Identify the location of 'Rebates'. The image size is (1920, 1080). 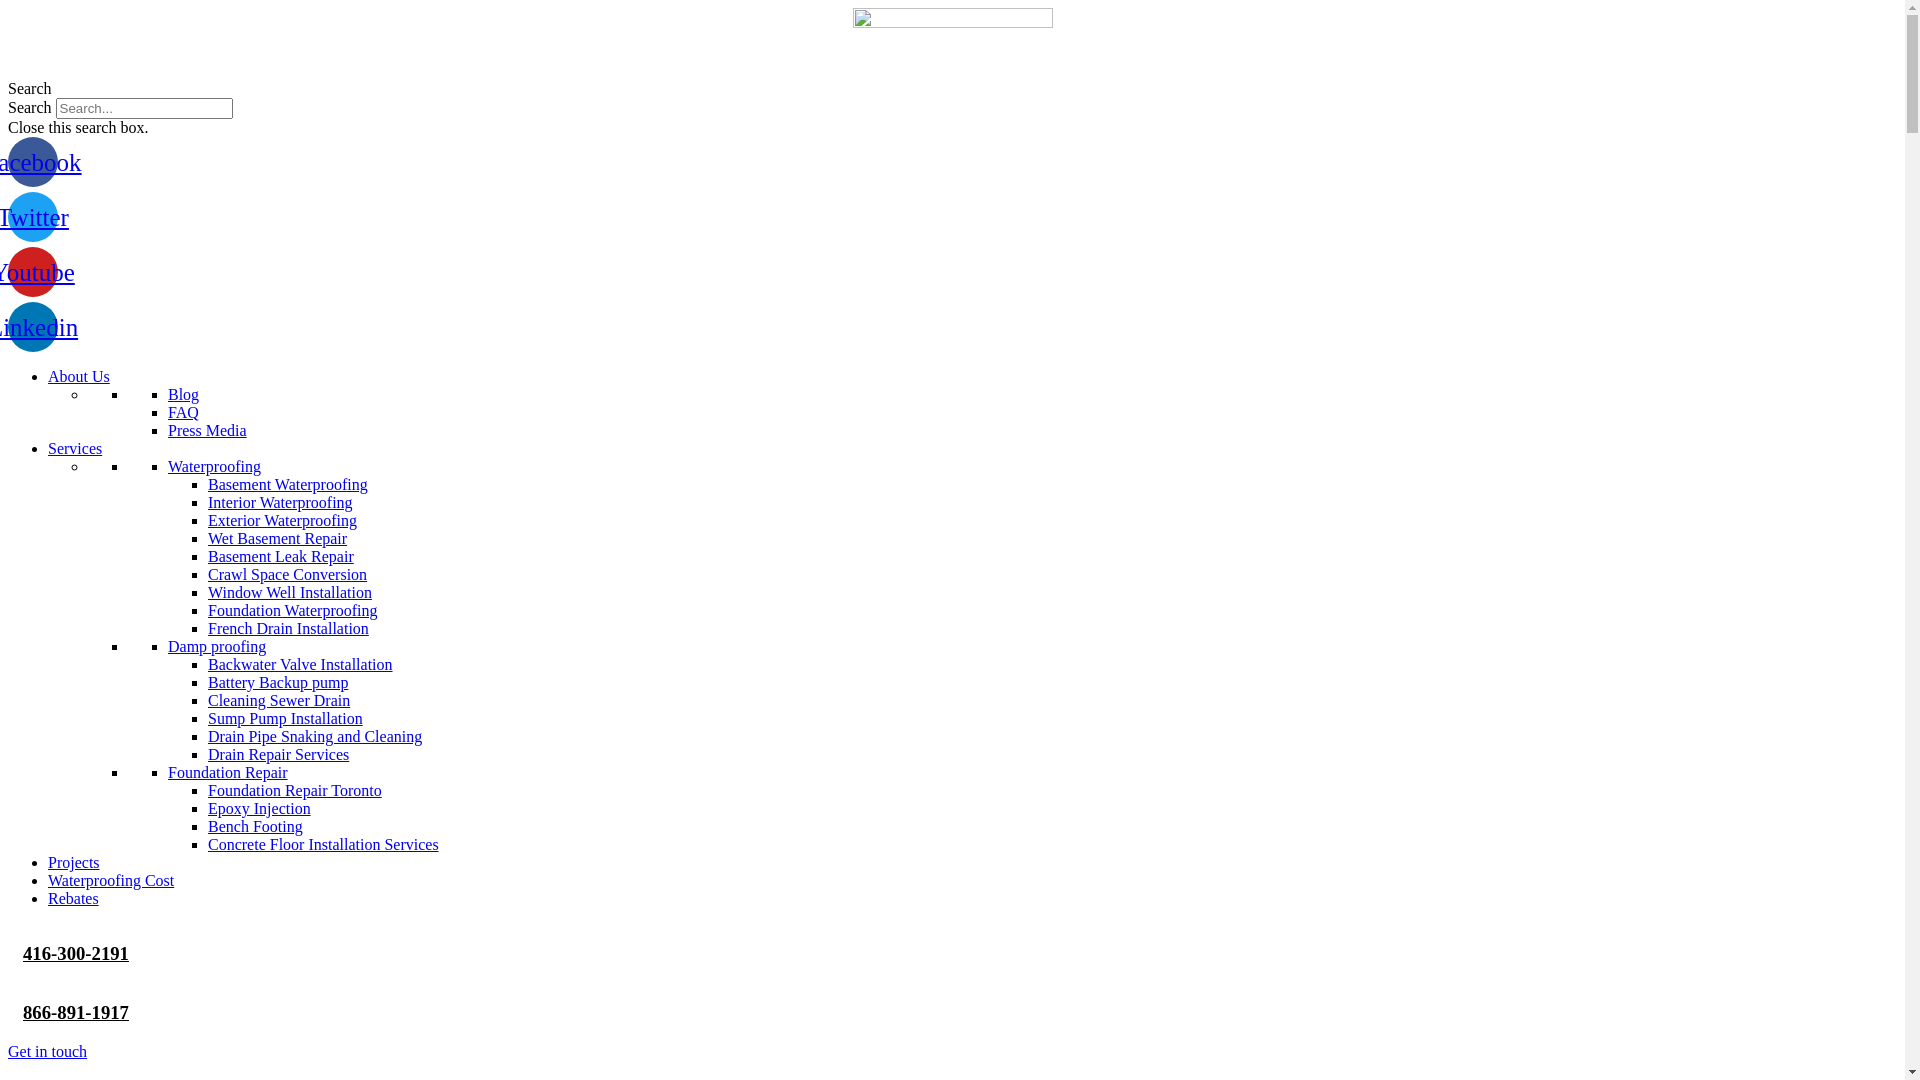
(73, 897).